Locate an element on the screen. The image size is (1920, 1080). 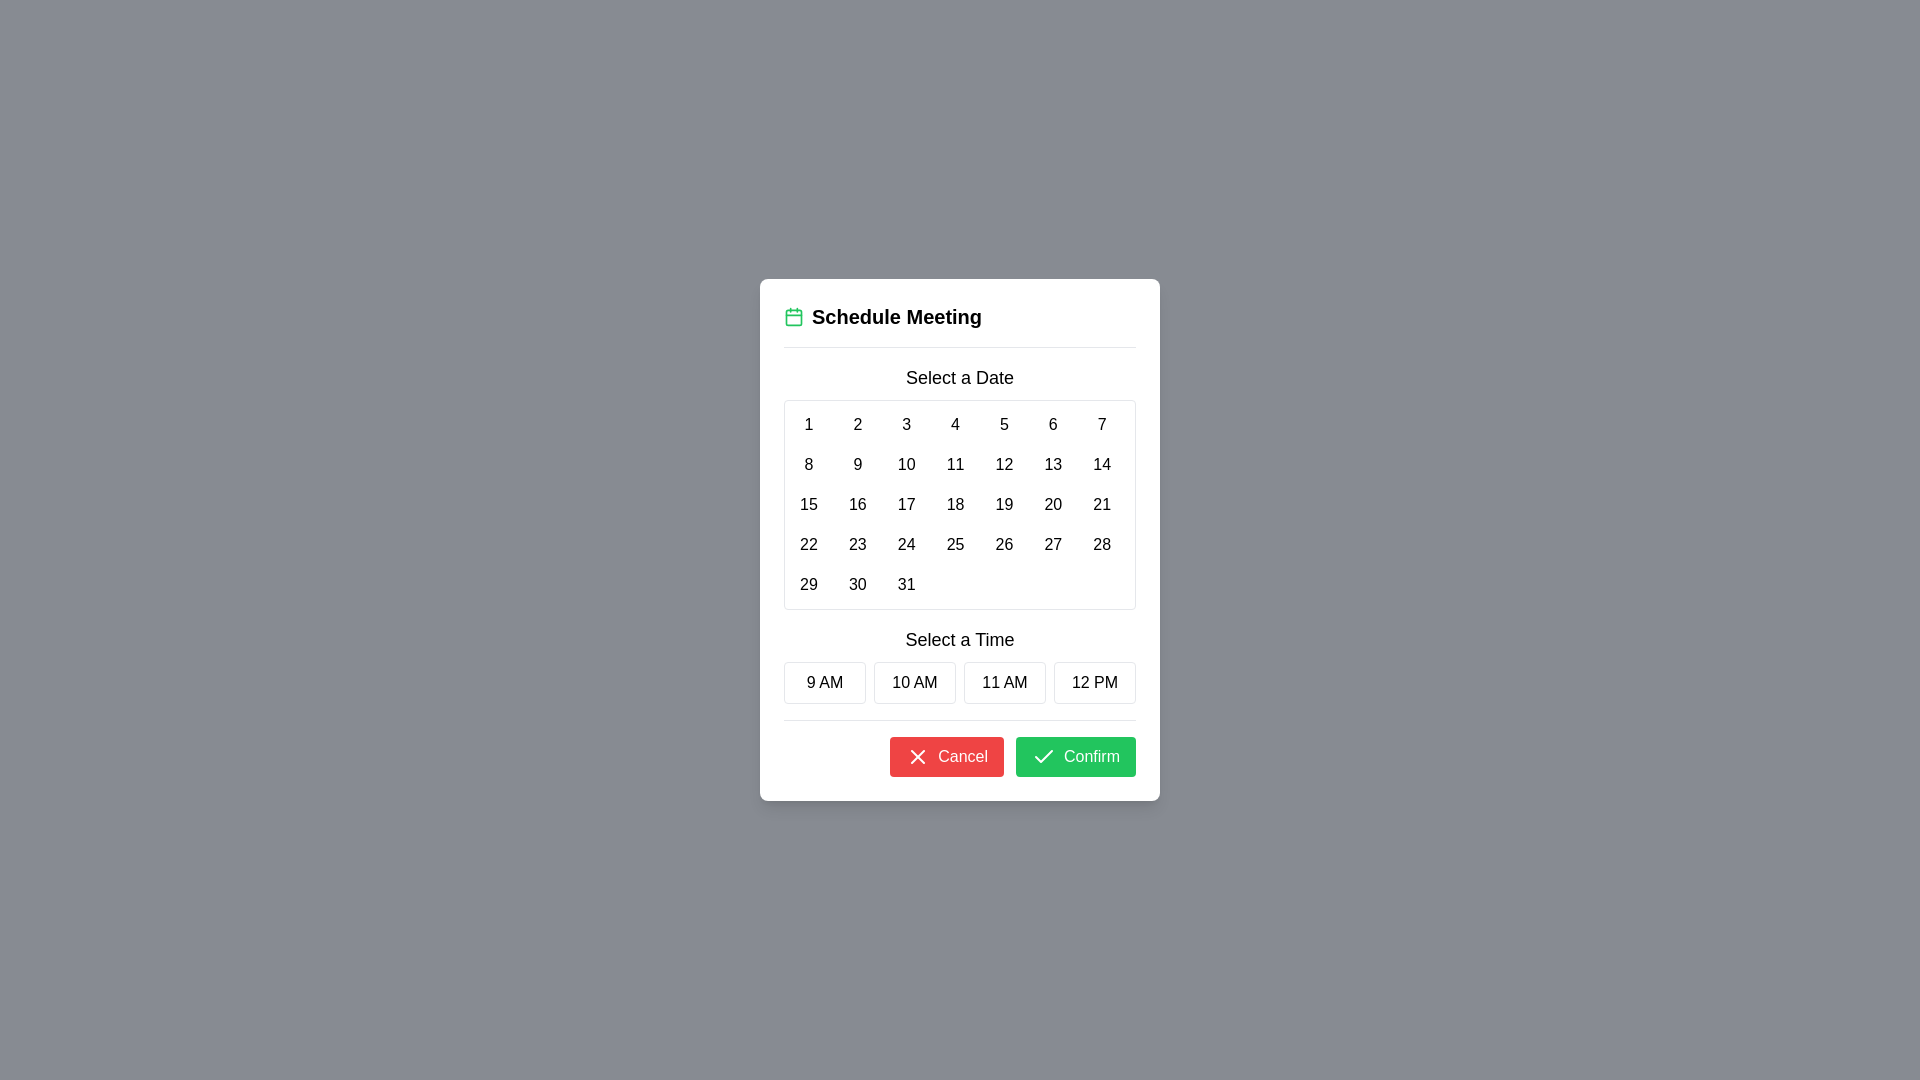
the small white circle-shaped button displaying the number '10' in bold black font to confirm the date is located at coordinates (905, 465).